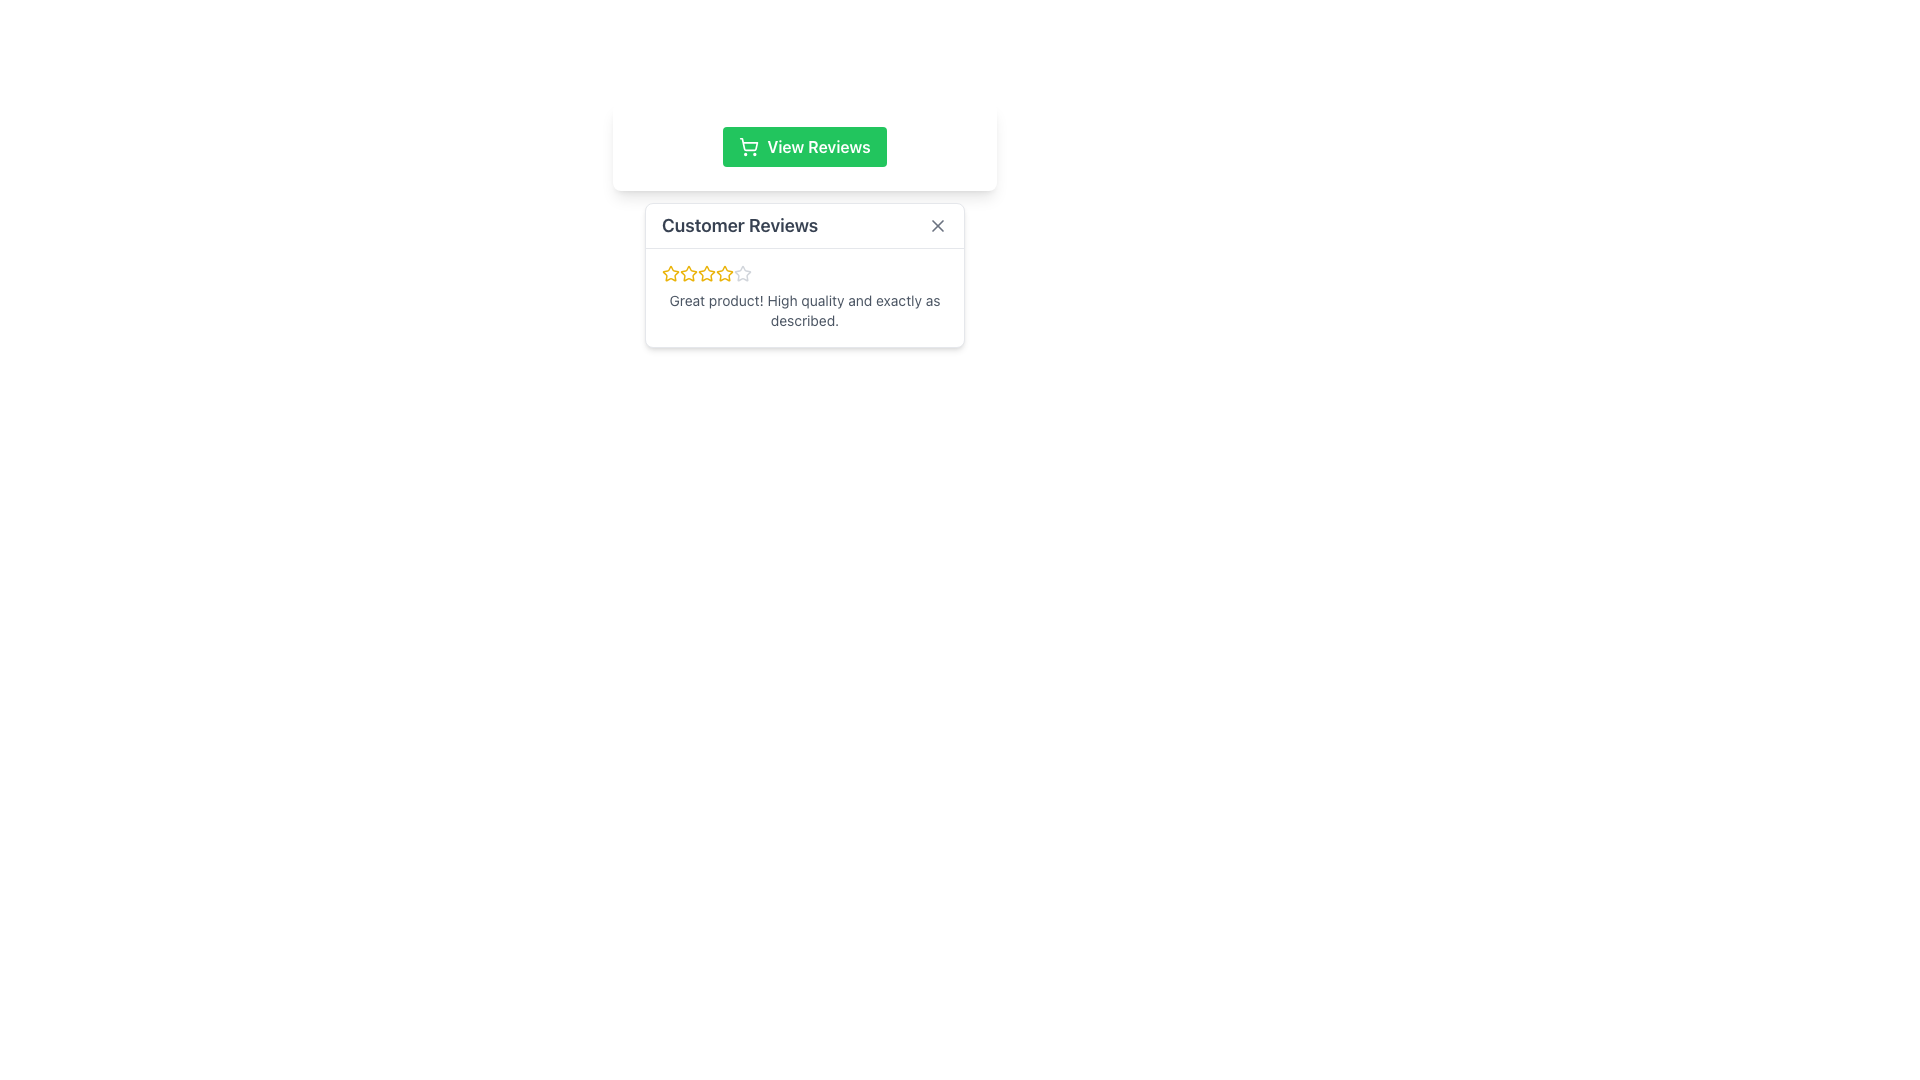 This screenshot has height=1080, width=1920. What do you see at coordinates (936, 225) in the screenshot?
I see `the gray 'x' icon button located at the upper-right corner of the 'Customer Reviews' section` at bounding box center [936, 225].